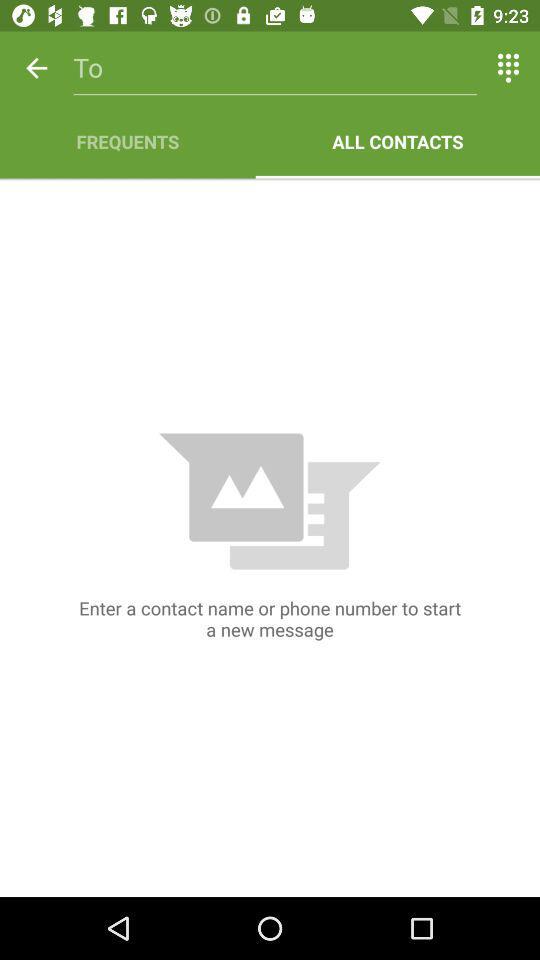 The height and width of the screenshot is (960, 540). I want to click on icon above frequents, so click(36, 68).